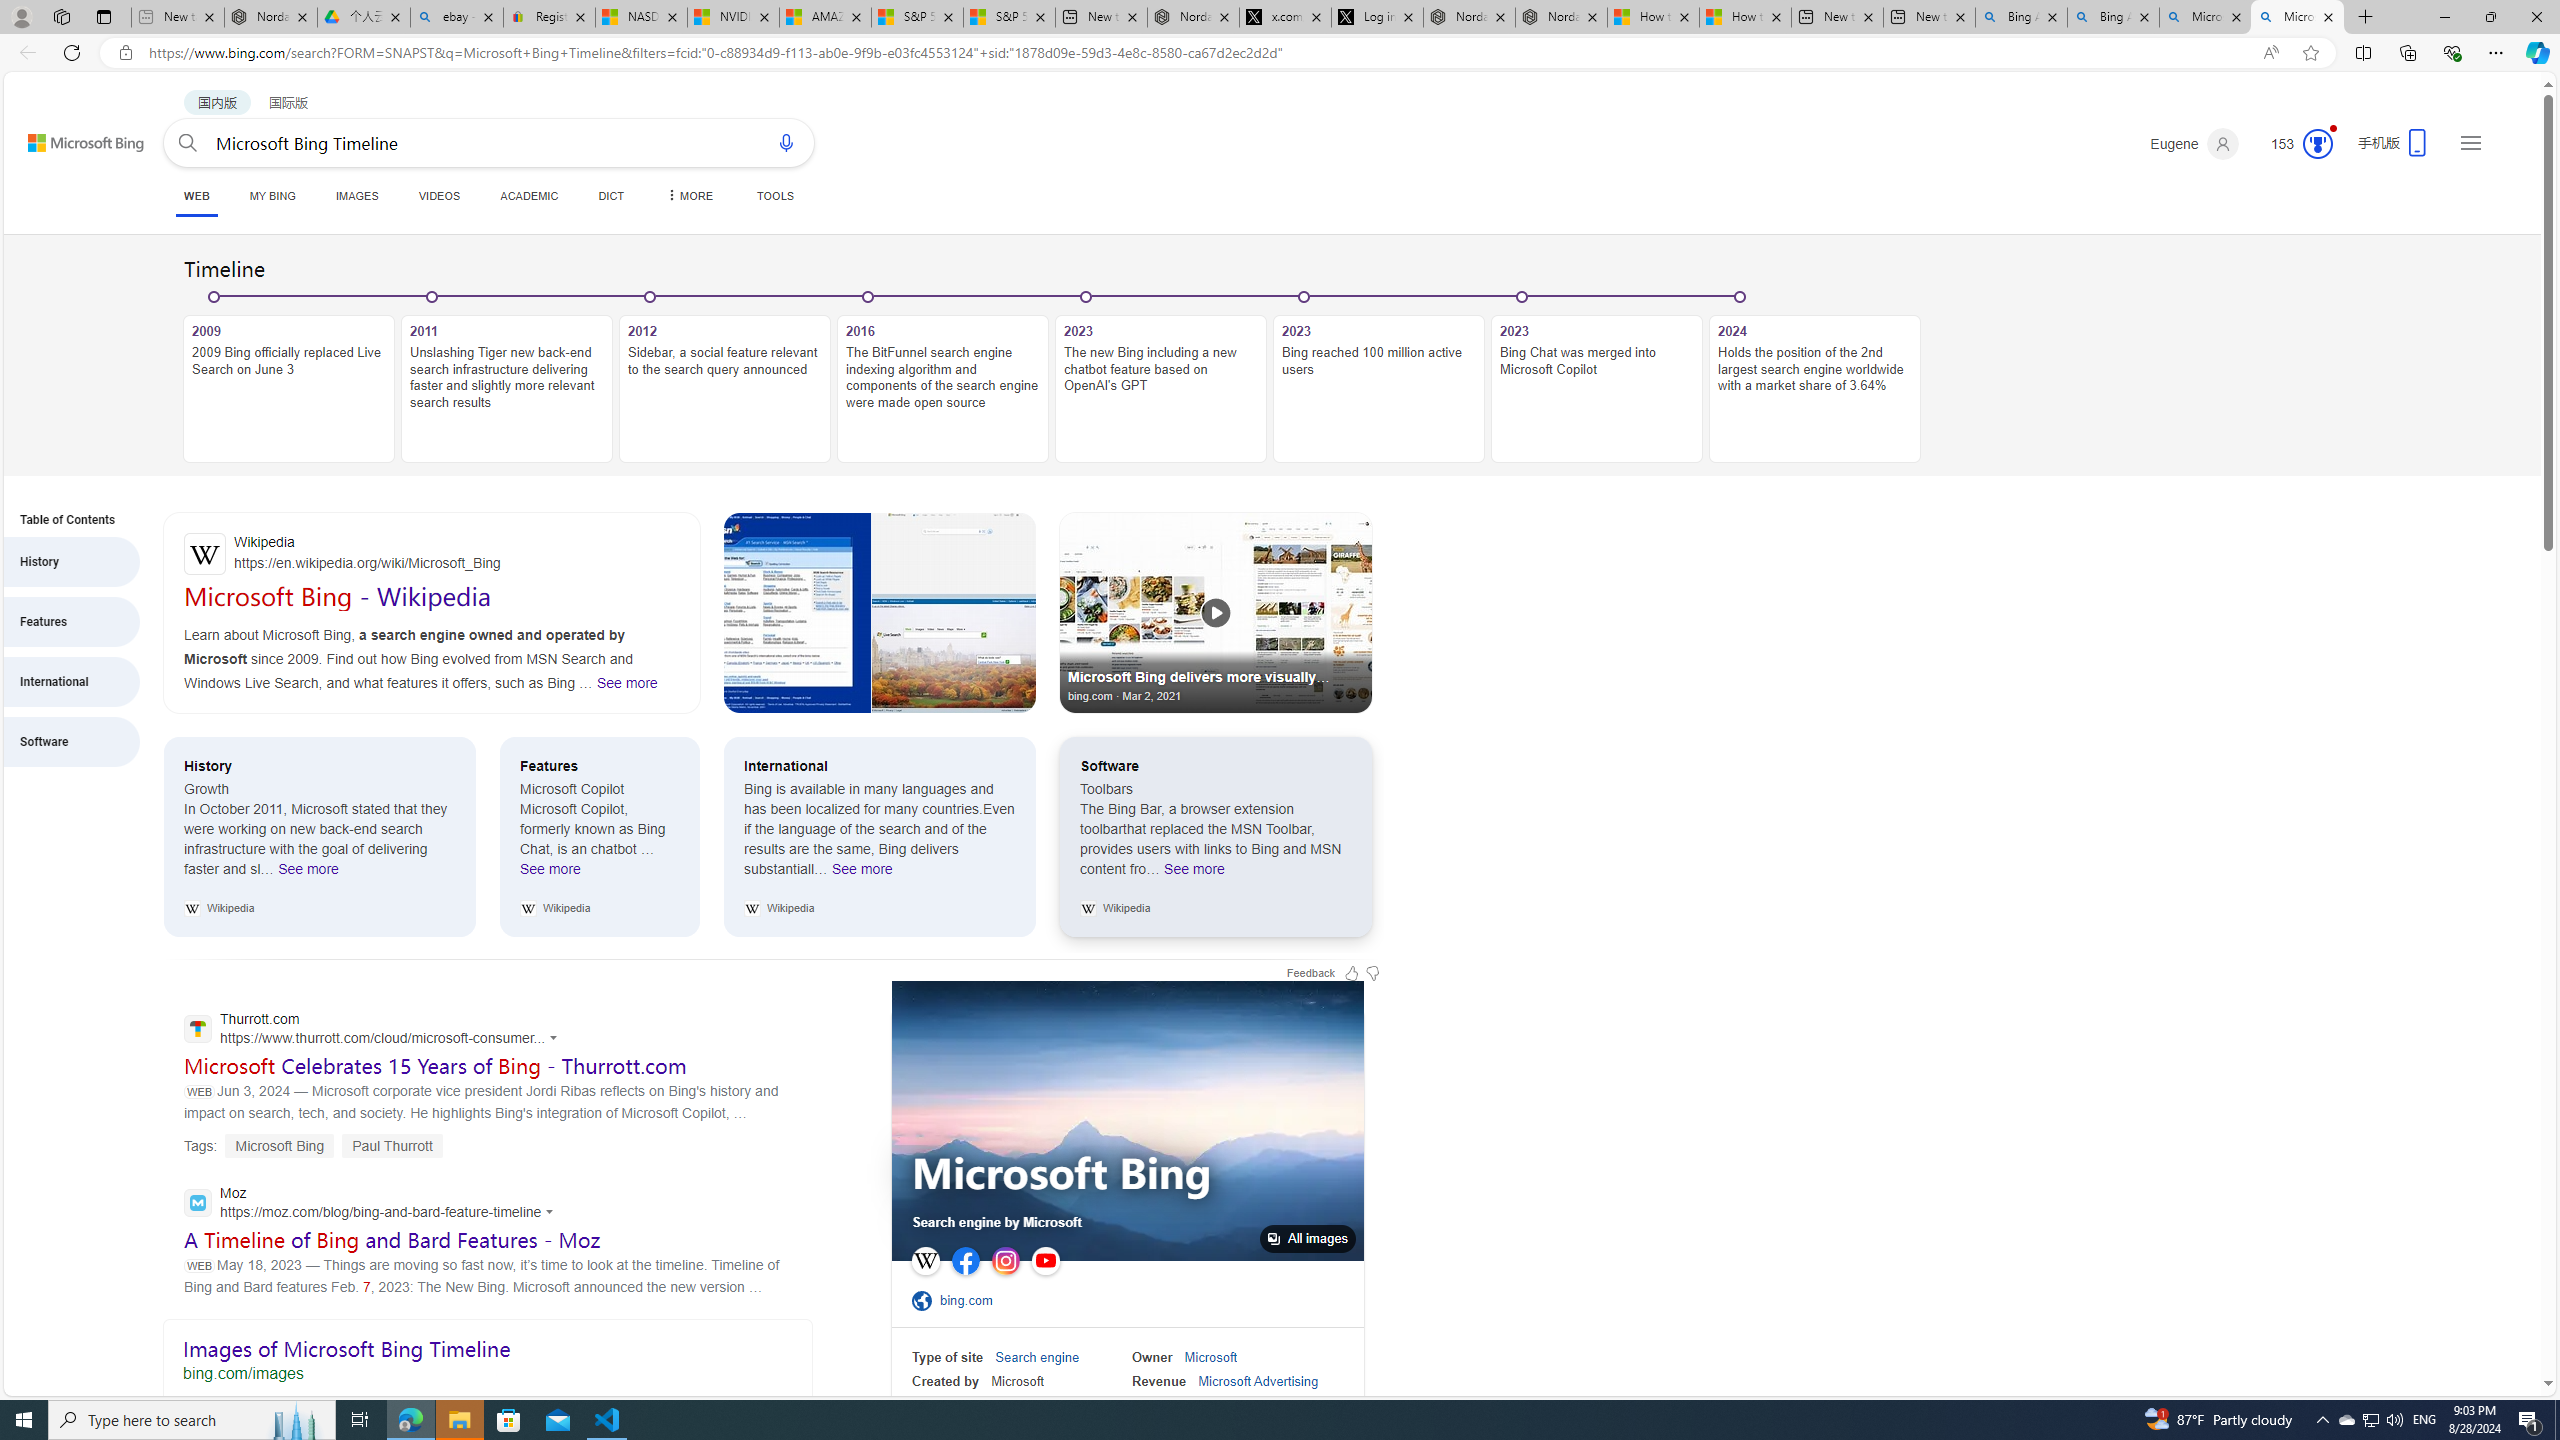 Image resolution: width=2560 pixels, height=1440 pixels. Describe the element at coordinates (1044, 1260) in the screenshot. I see `'YouTube'` at that location.